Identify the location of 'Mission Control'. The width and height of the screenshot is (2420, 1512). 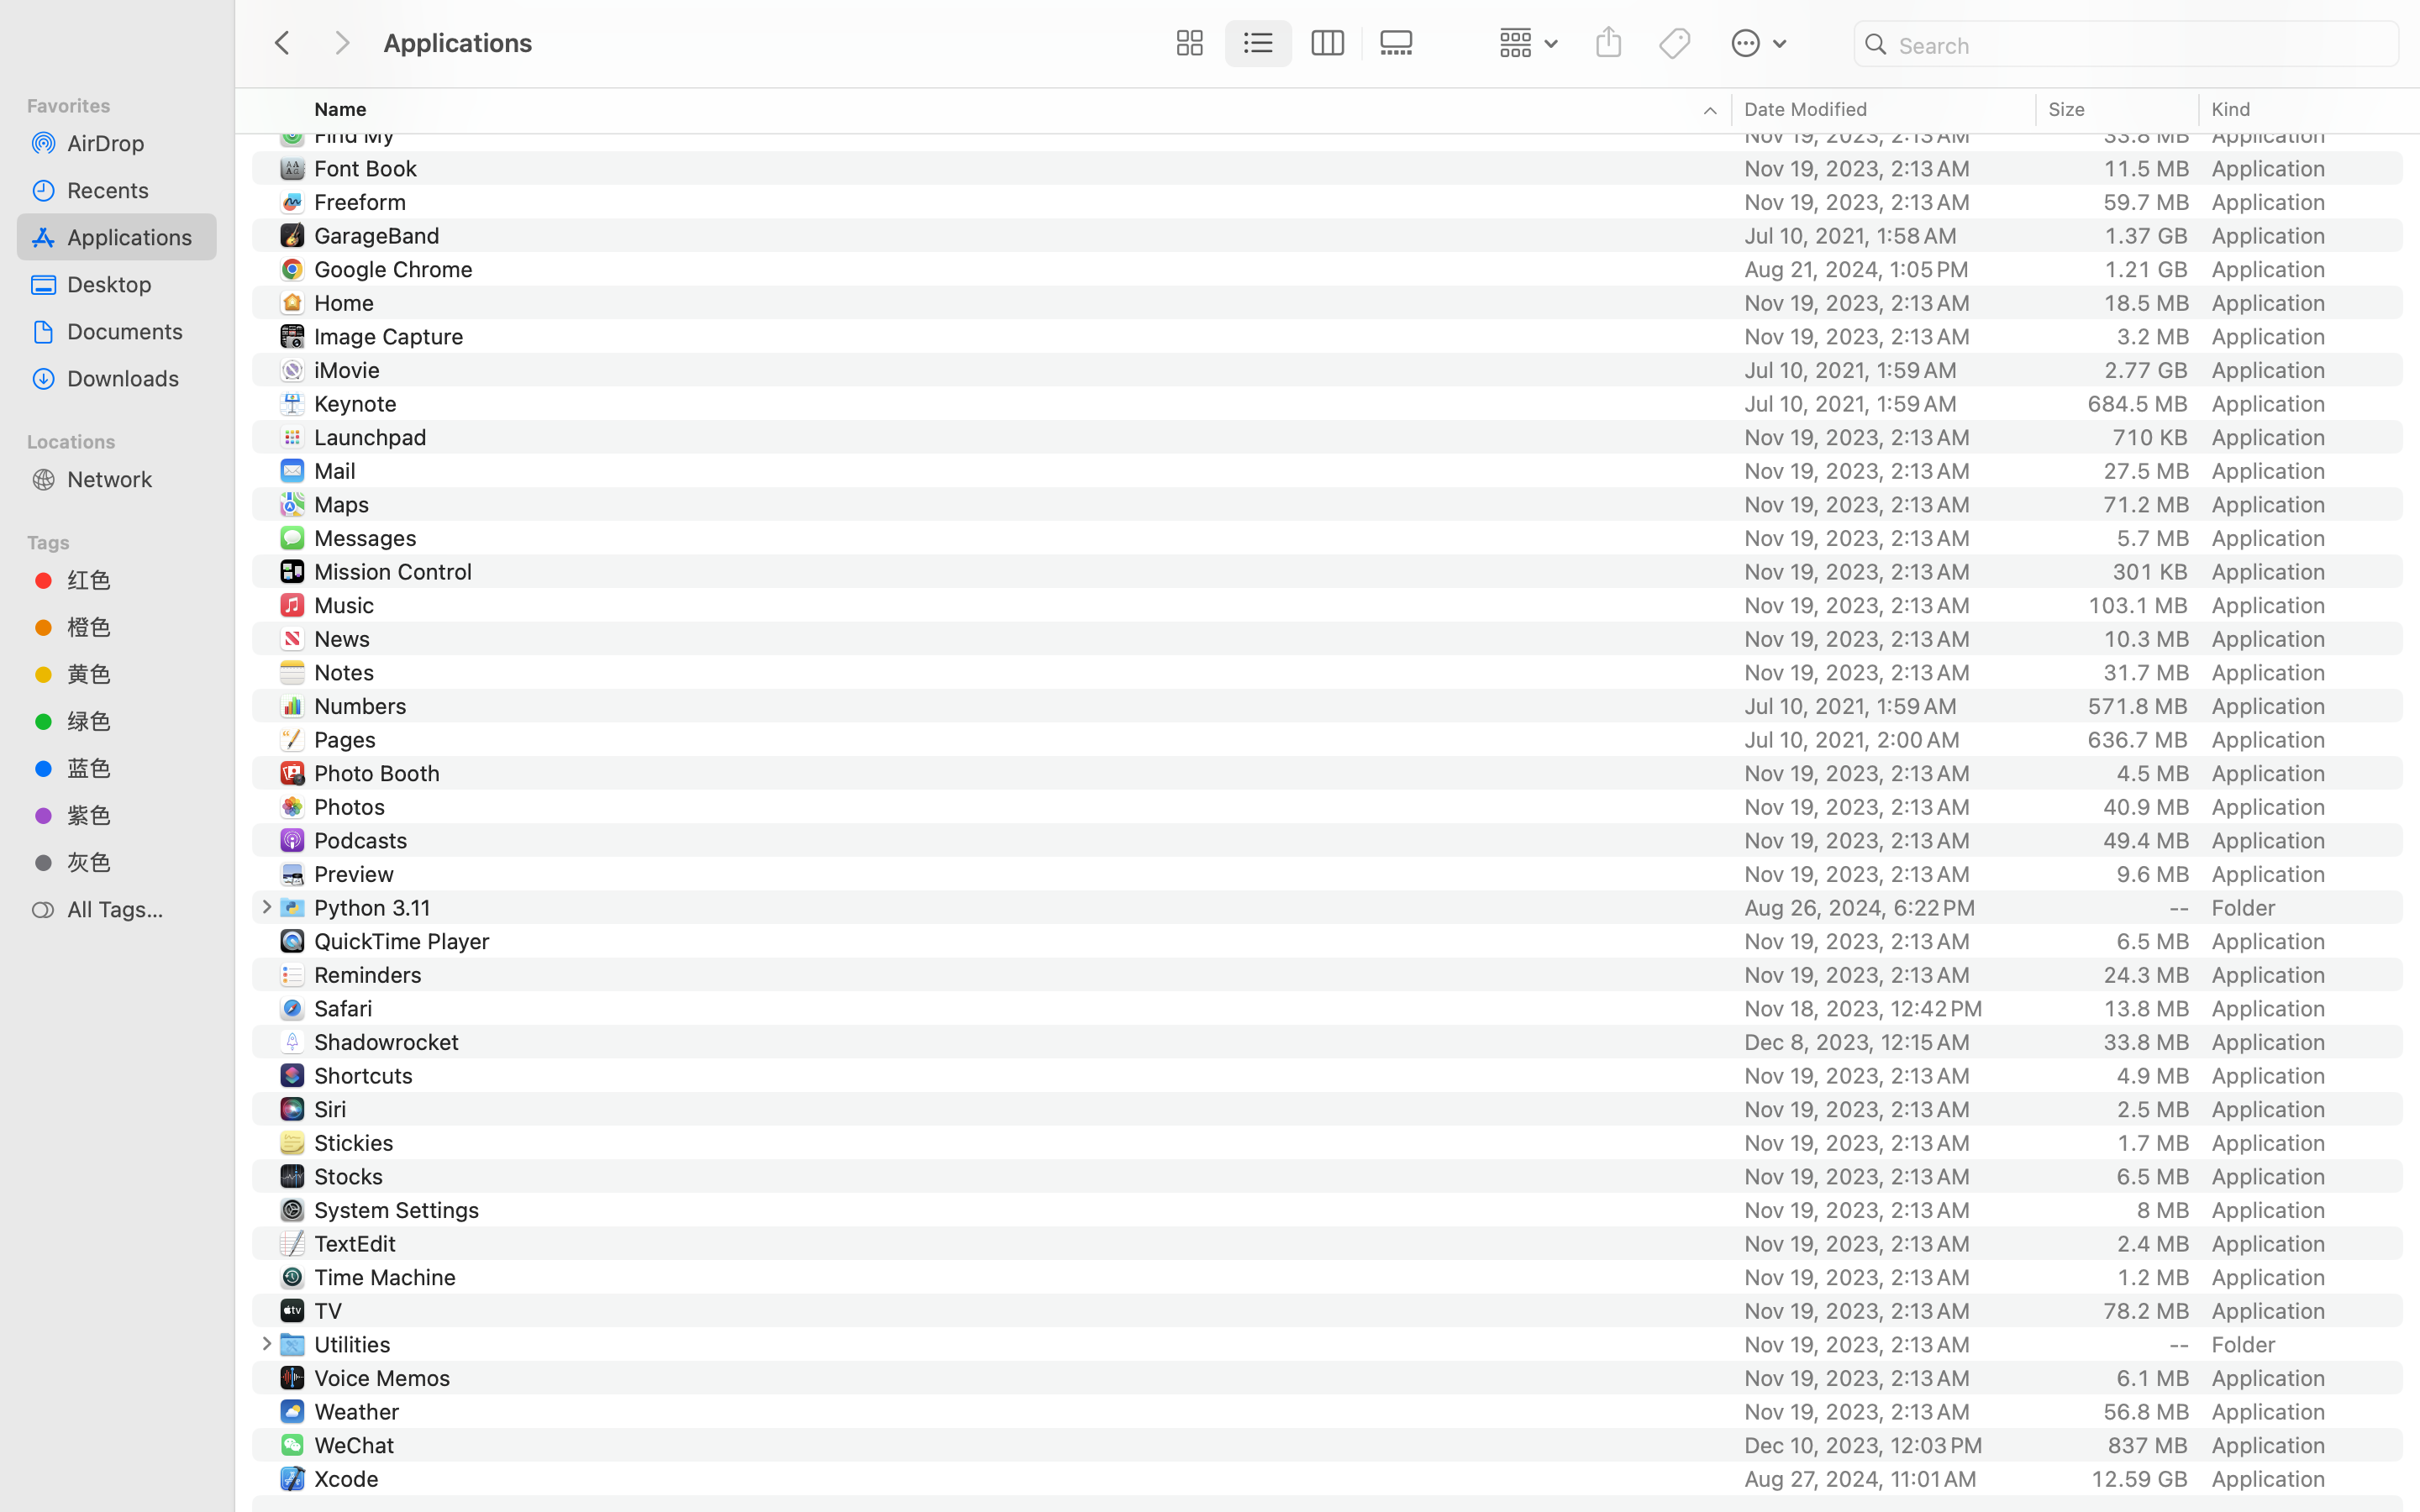
(397, 570).